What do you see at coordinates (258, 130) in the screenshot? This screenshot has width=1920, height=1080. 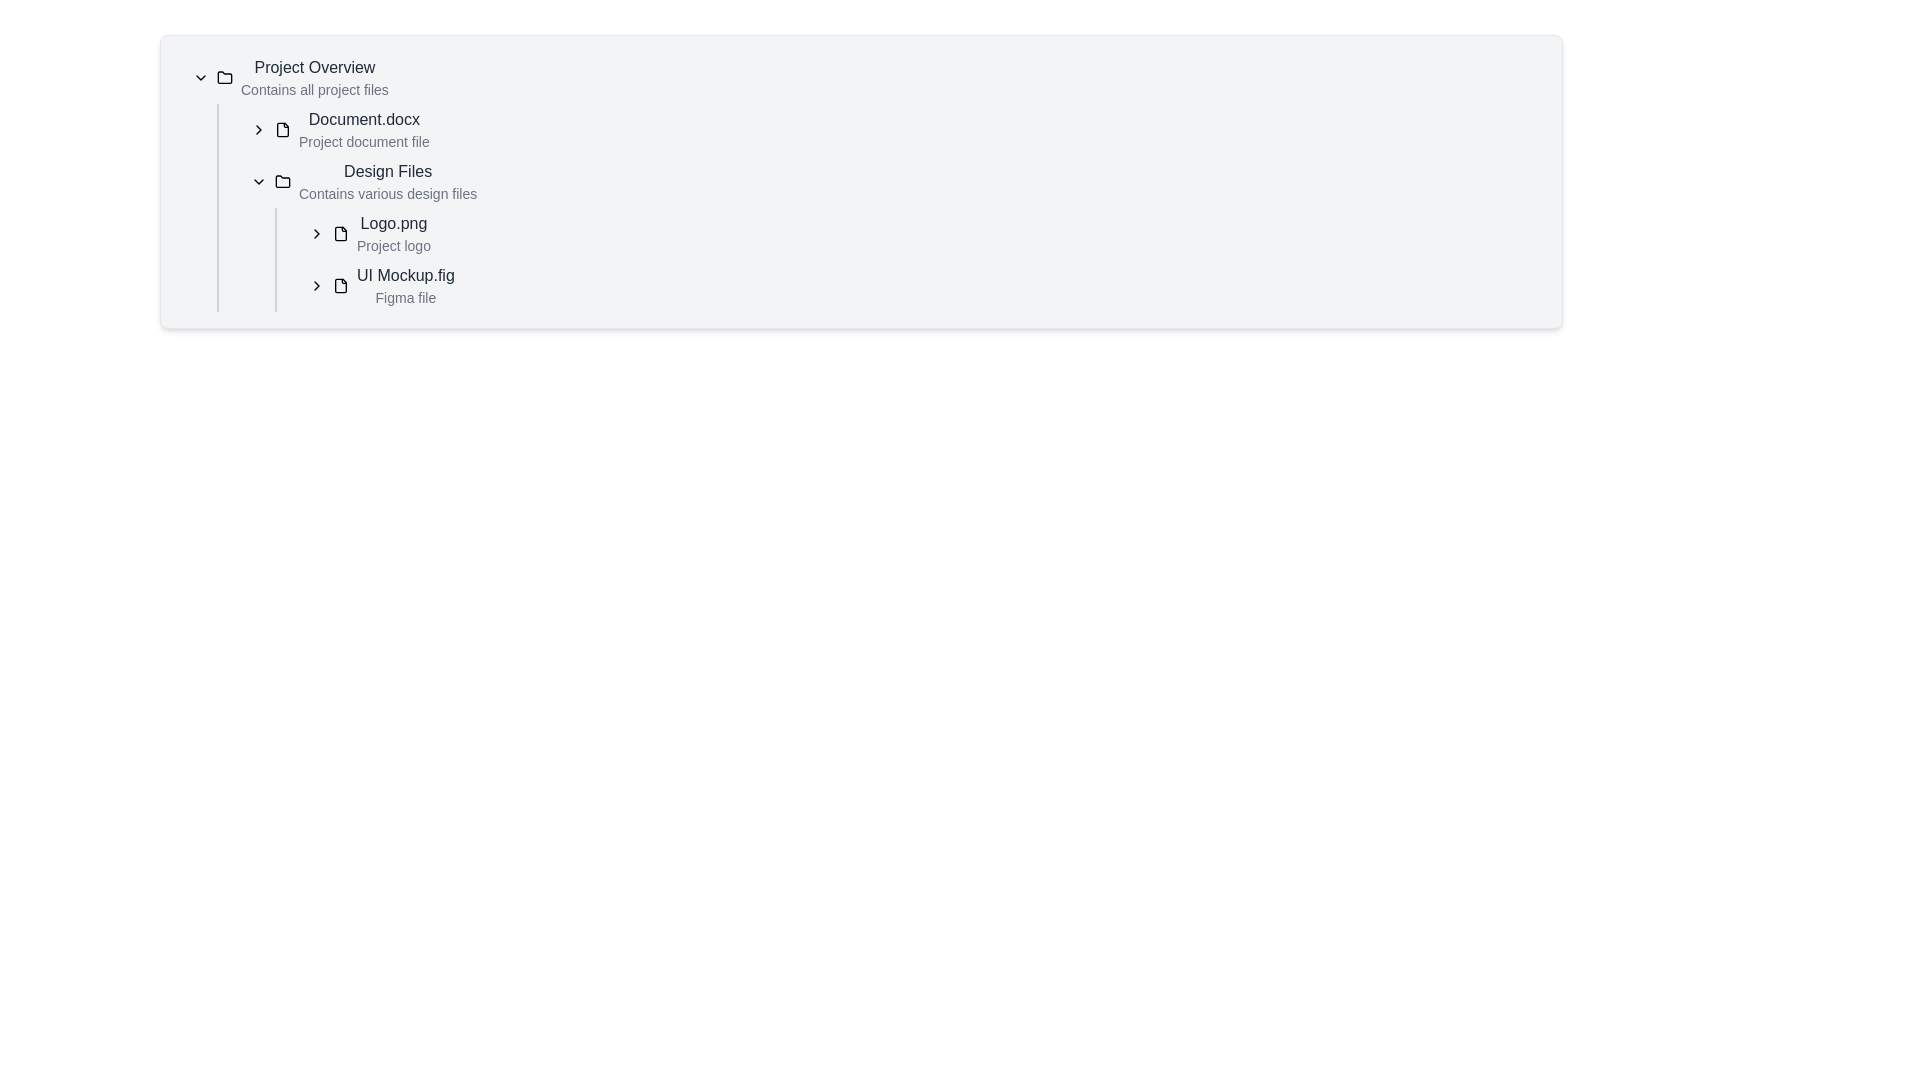 I see `the icon that serves as a navigation control for 'Document.docx' to trigger a tooltip or visual change` at bounding box center [258, 130].